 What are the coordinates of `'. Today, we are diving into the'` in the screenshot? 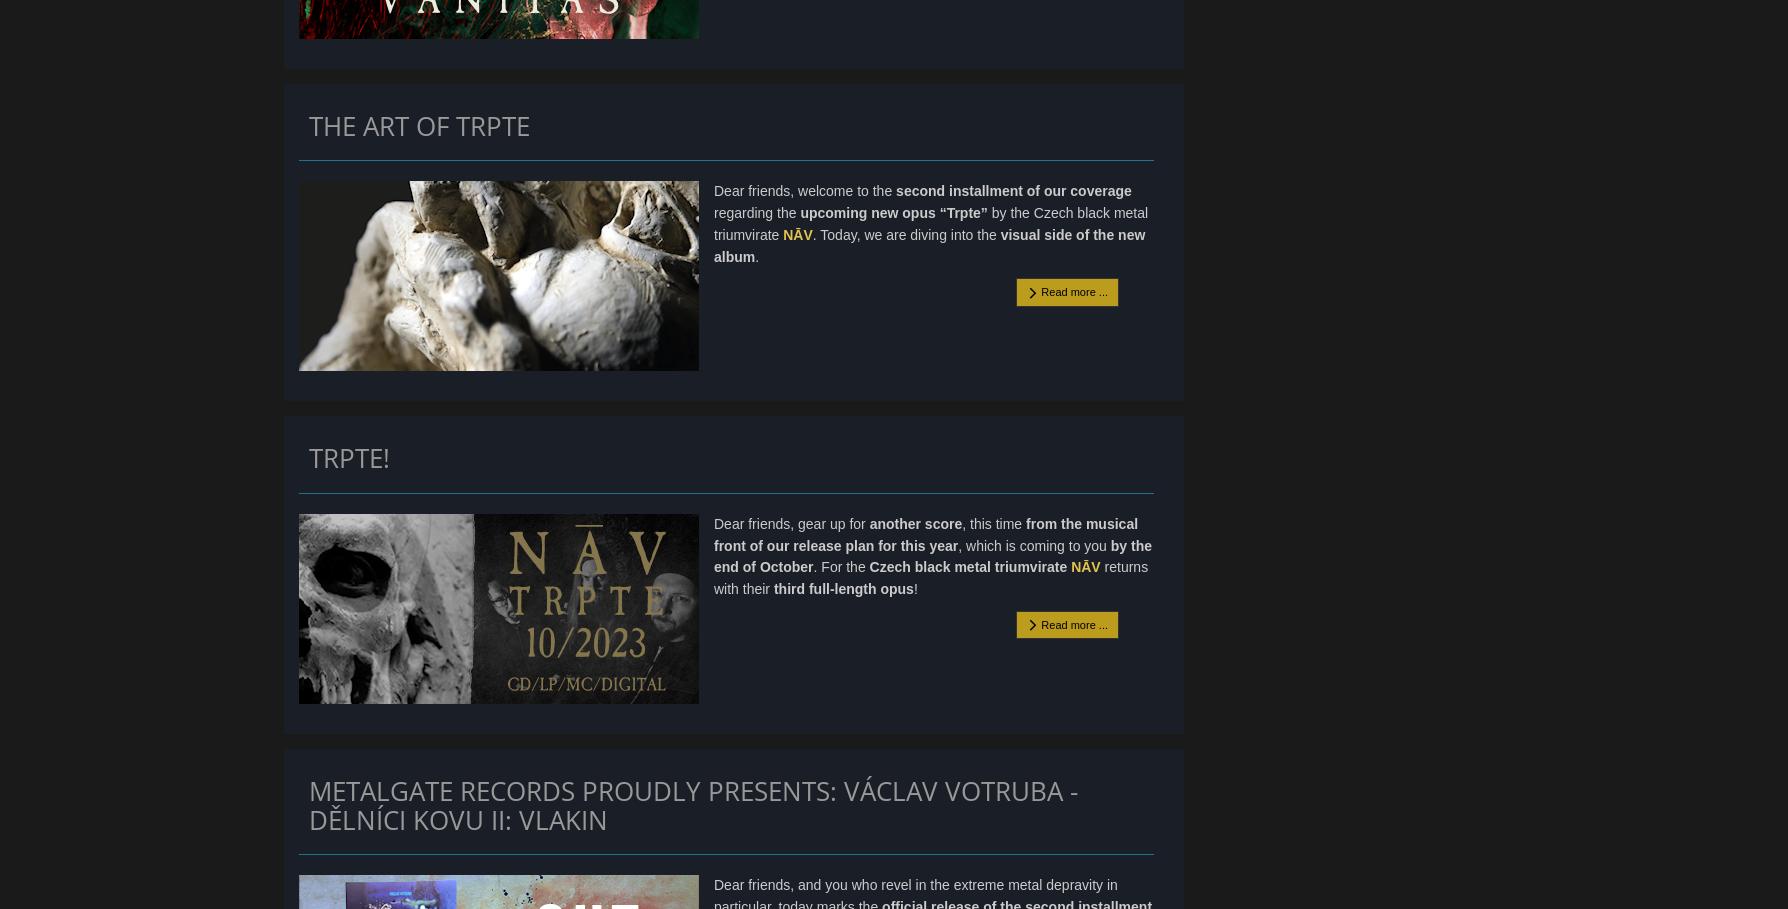 It's located at (905, 232).